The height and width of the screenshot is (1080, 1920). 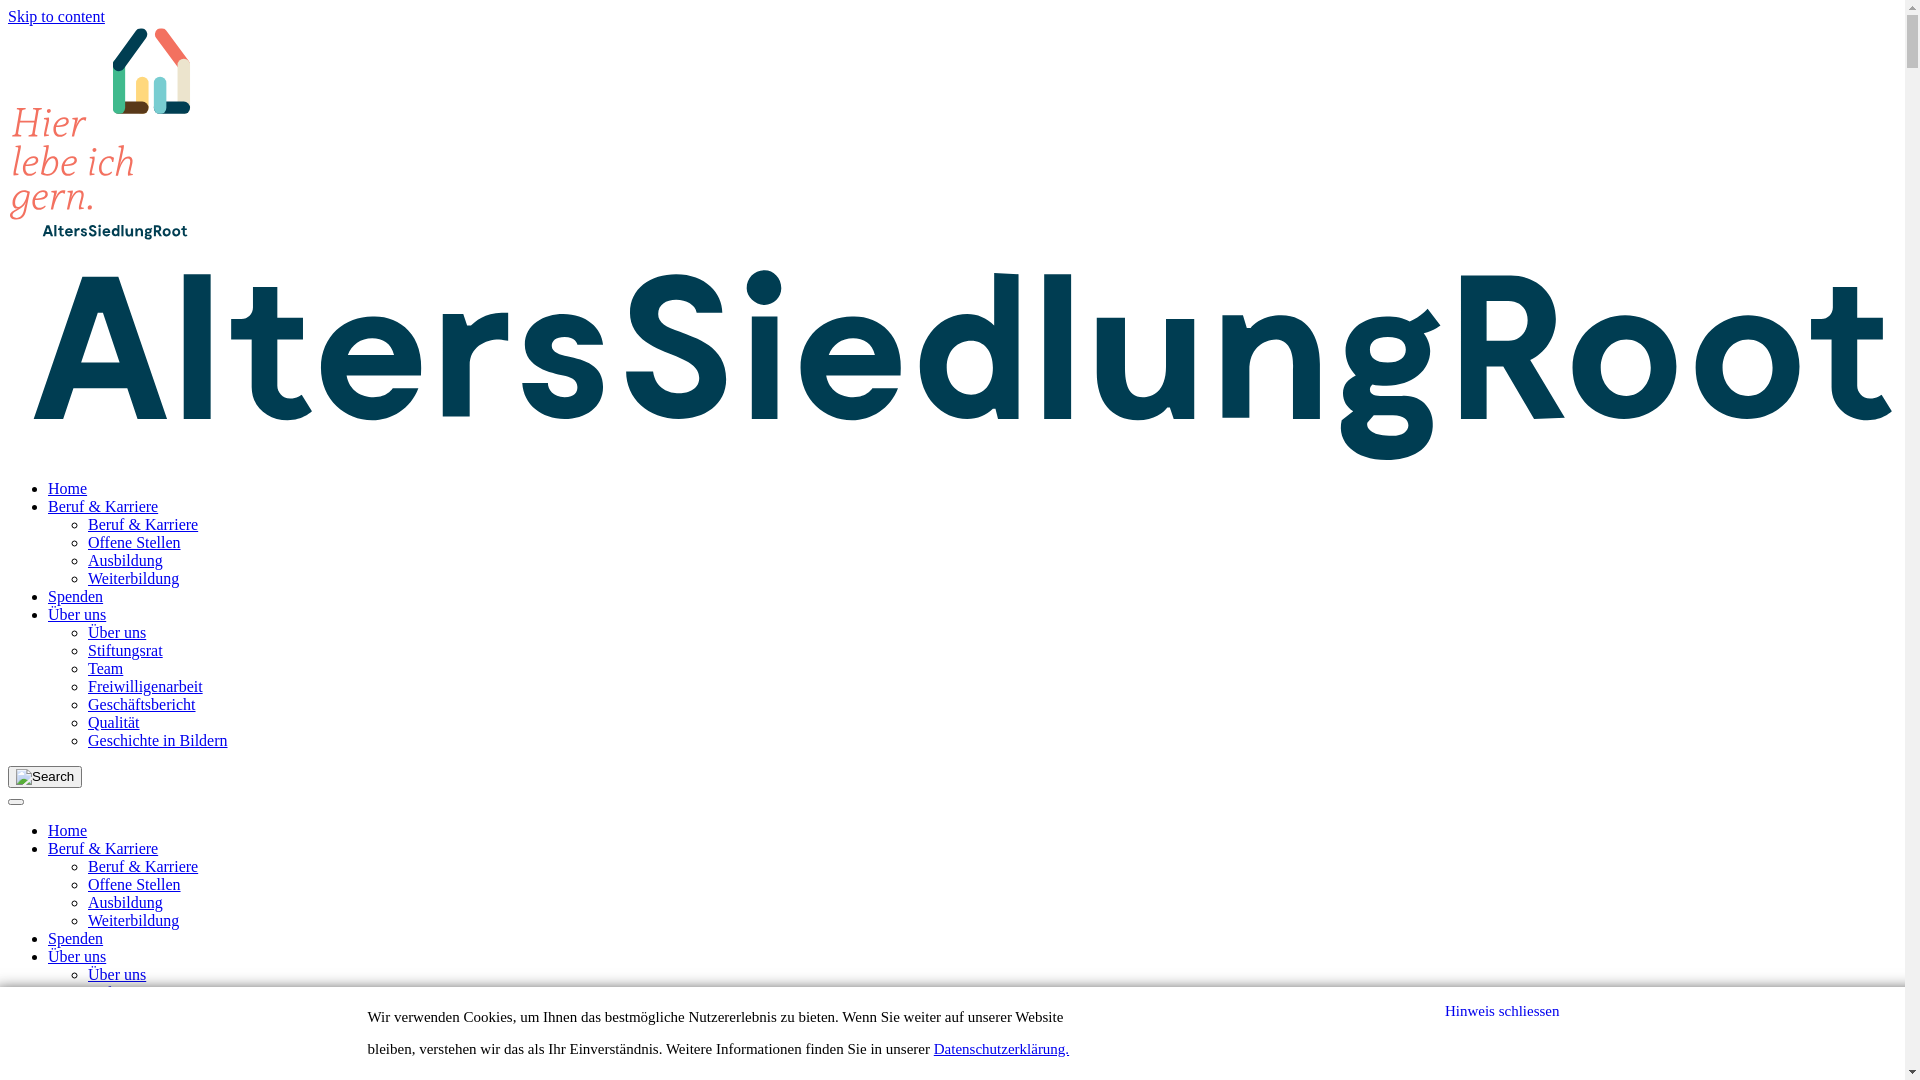 I want to click on 'Spenden', so click(x=75, y=938).